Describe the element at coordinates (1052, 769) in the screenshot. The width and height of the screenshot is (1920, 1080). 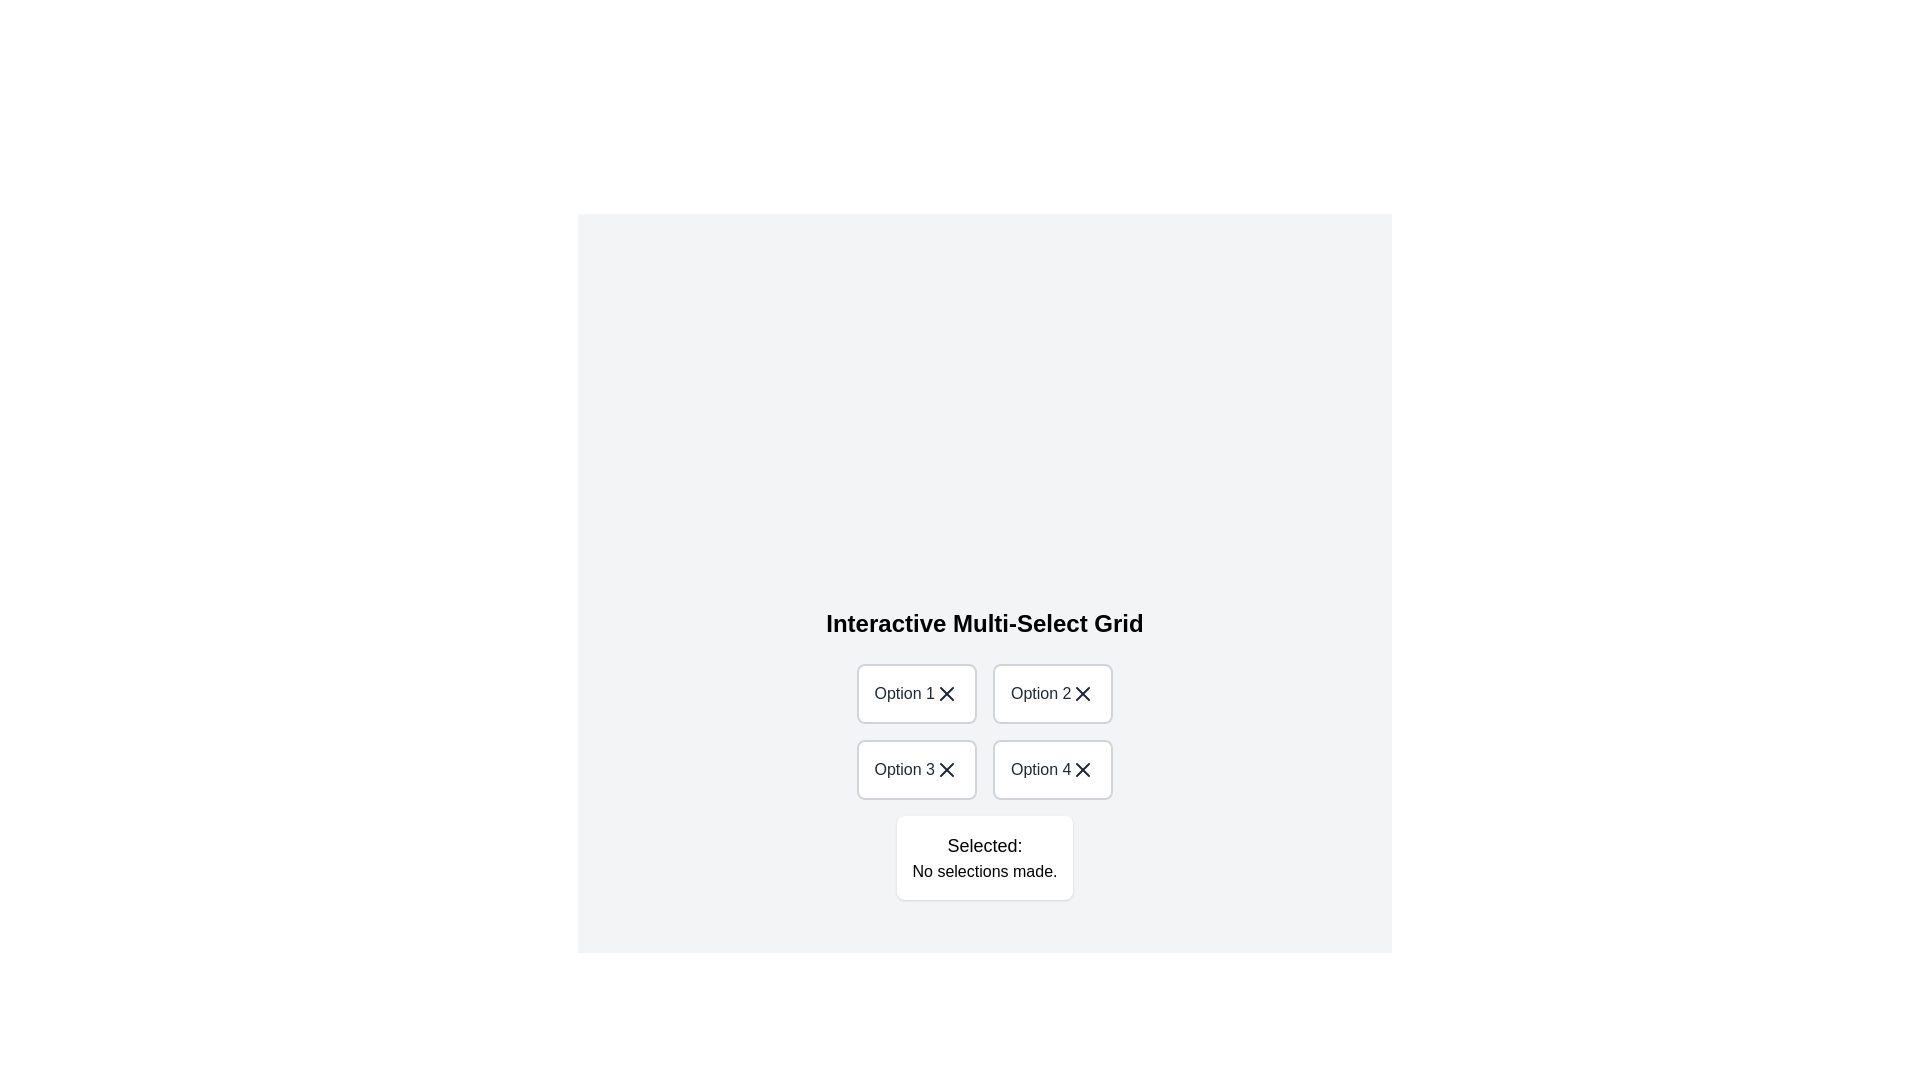
I see `the option Option 4 by clicking on it` at that location.